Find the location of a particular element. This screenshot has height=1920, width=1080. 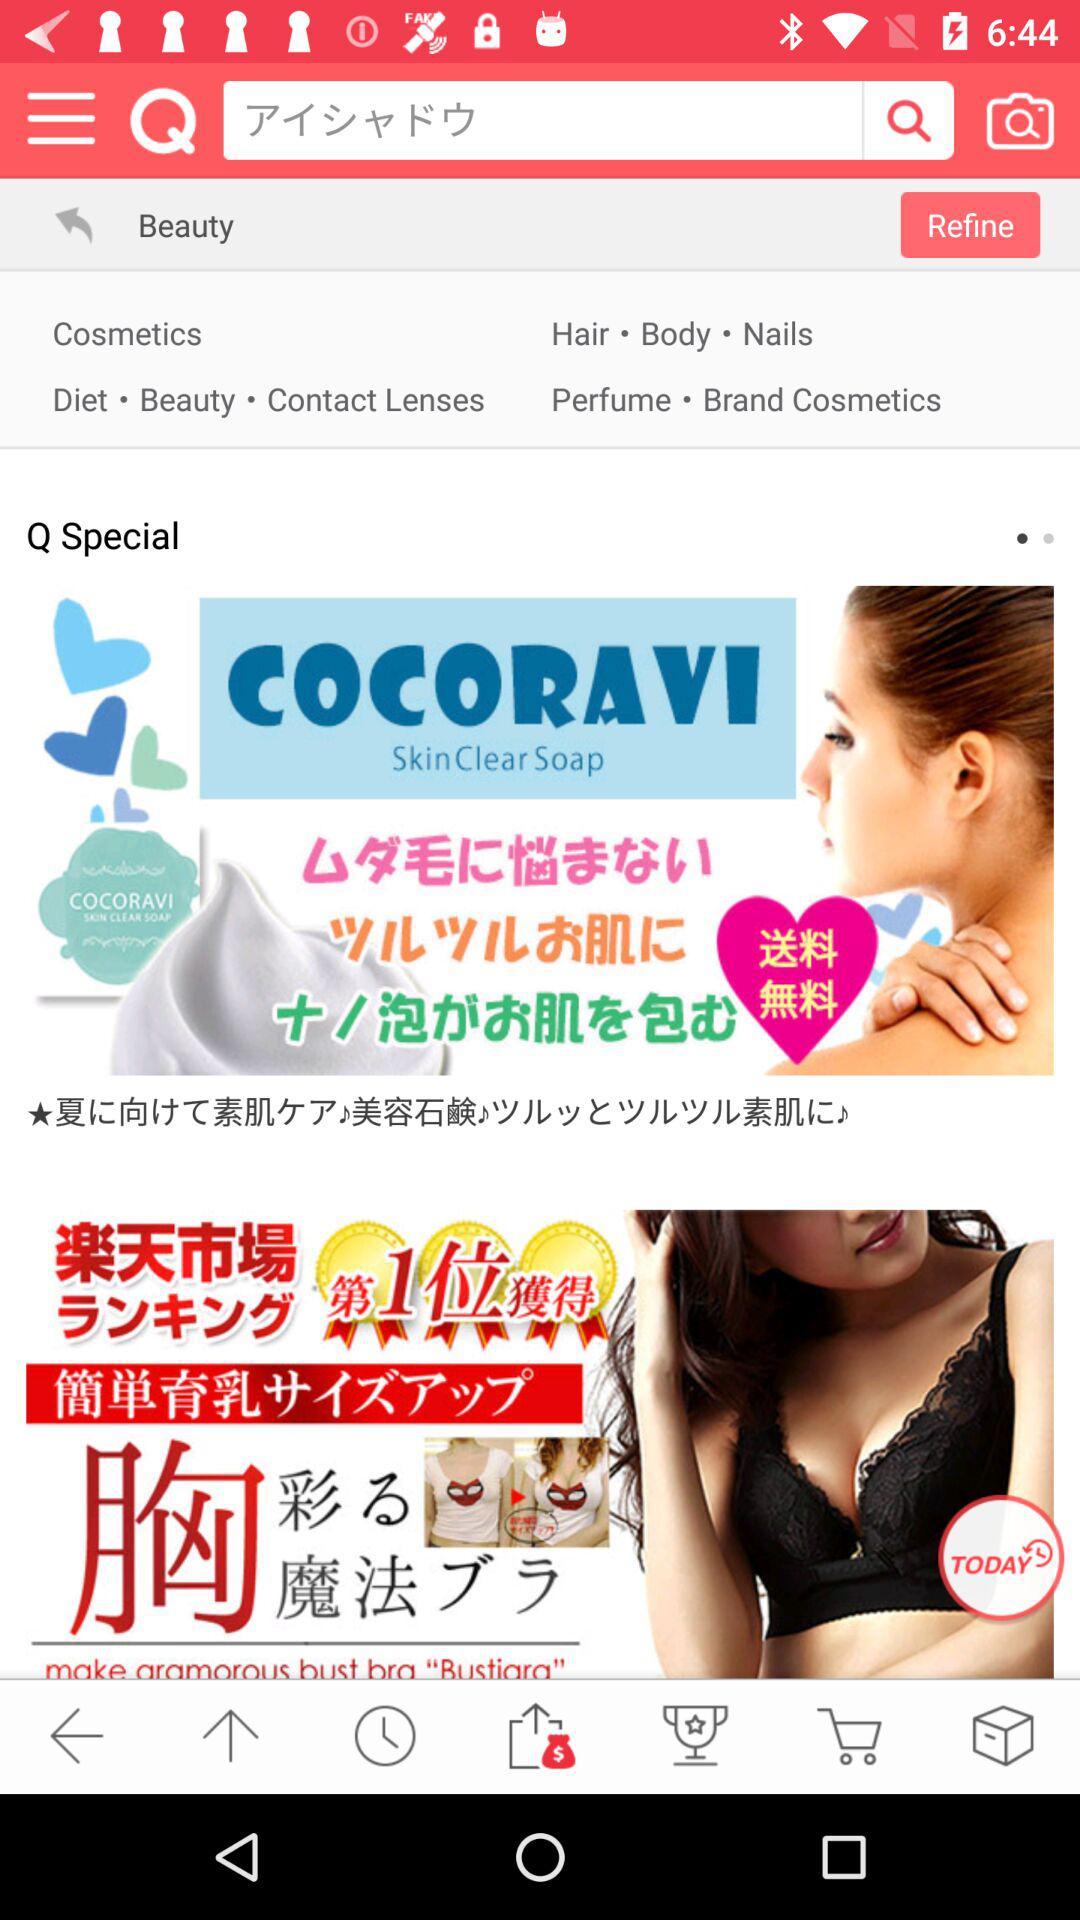

scroll up is located at coordinates (229, 1734).